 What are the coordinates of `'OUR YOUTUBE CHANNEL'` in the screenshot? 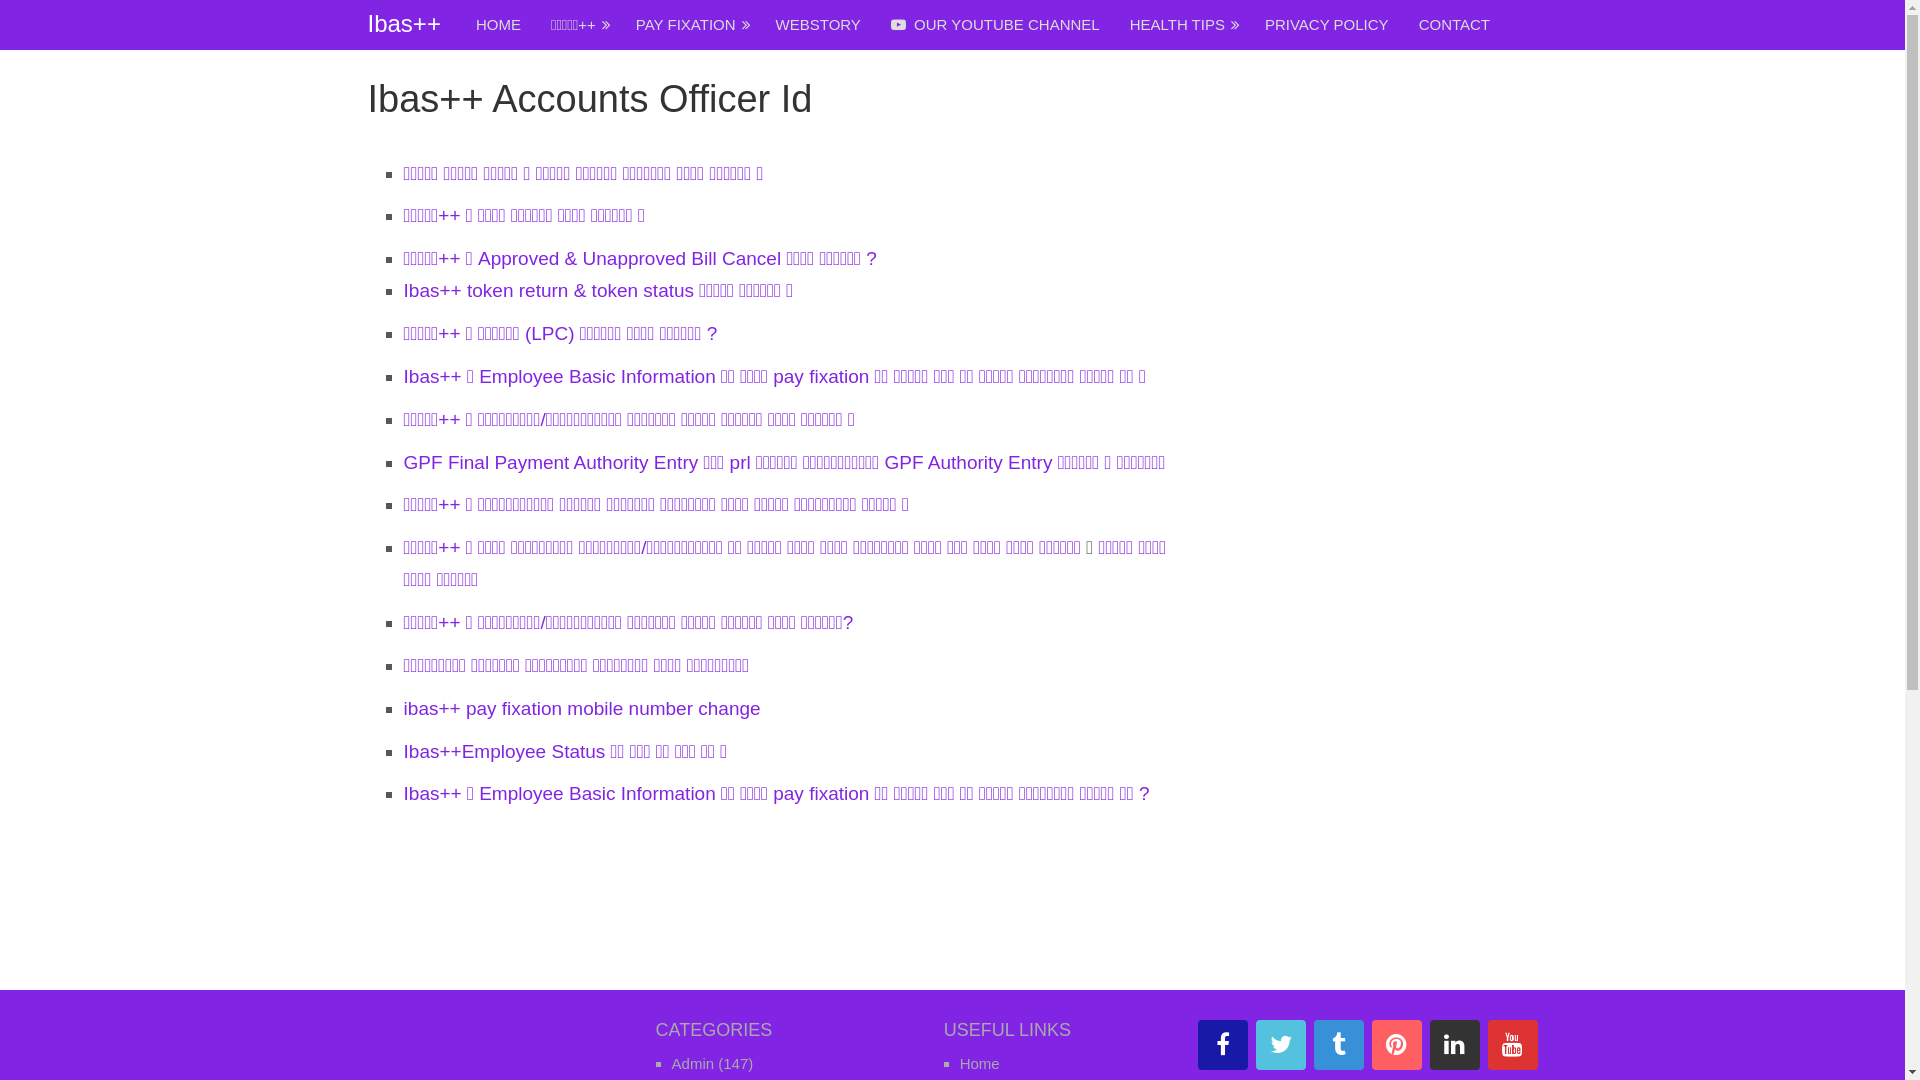 It's located at (995, 24).